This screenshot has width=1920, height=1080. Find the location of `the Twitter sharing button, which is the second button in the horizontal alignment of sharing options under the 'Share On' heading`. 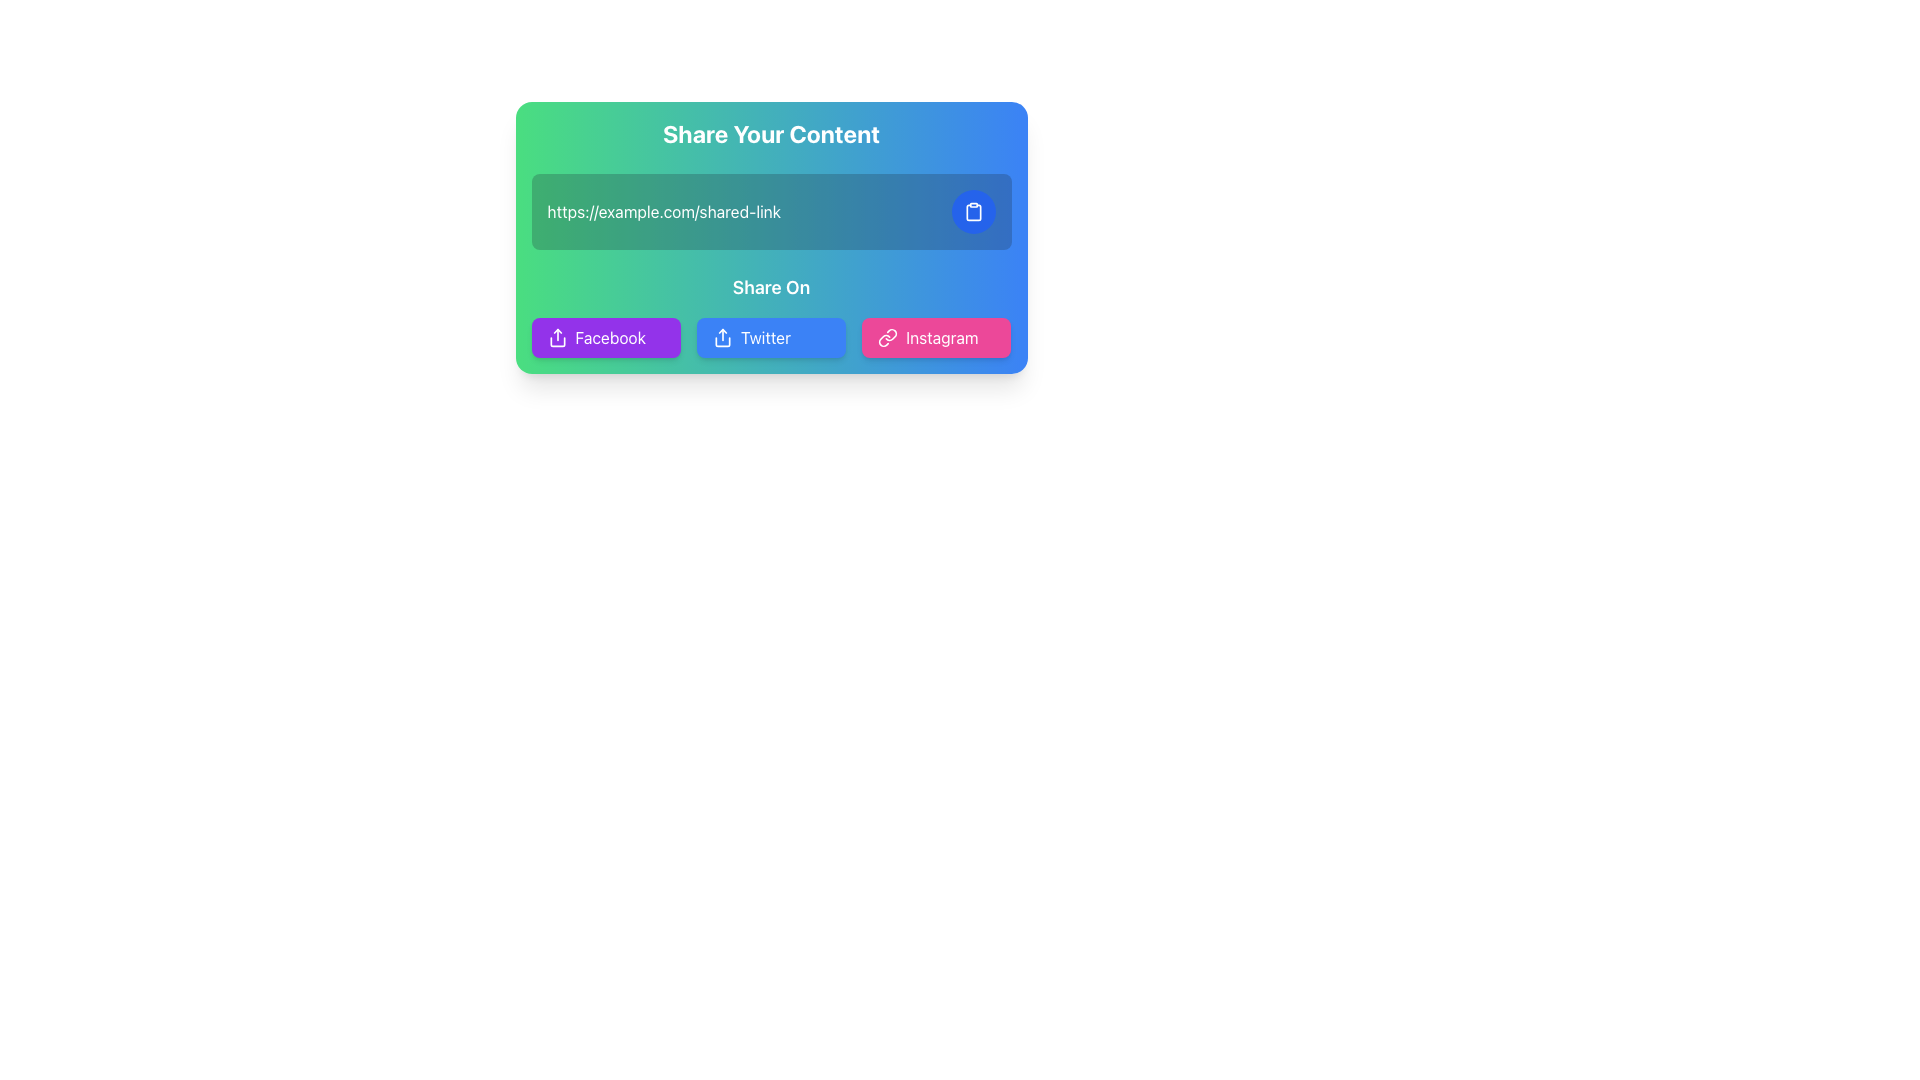

the Twitter sharing button, which is the second button in the horizontal alignment of sharing options under the 'Share On' heading is located at coordinates (770, 337).